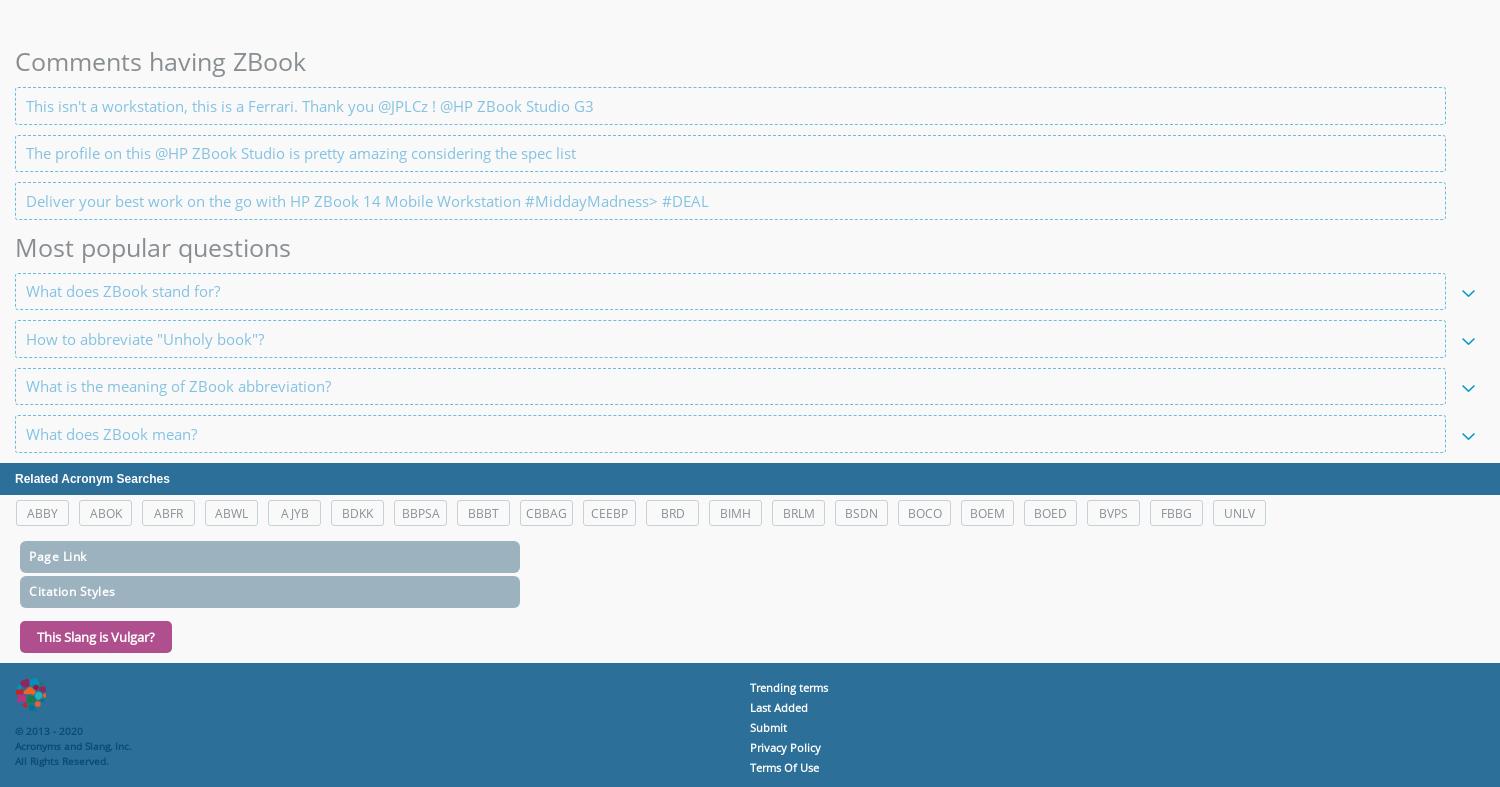 The height and width of the screenshot is (787, 1500). What do you see at coordinates (785, 746) in the screenshot?
I see `'Privacy Policy'` at bounding box center [785, 746].